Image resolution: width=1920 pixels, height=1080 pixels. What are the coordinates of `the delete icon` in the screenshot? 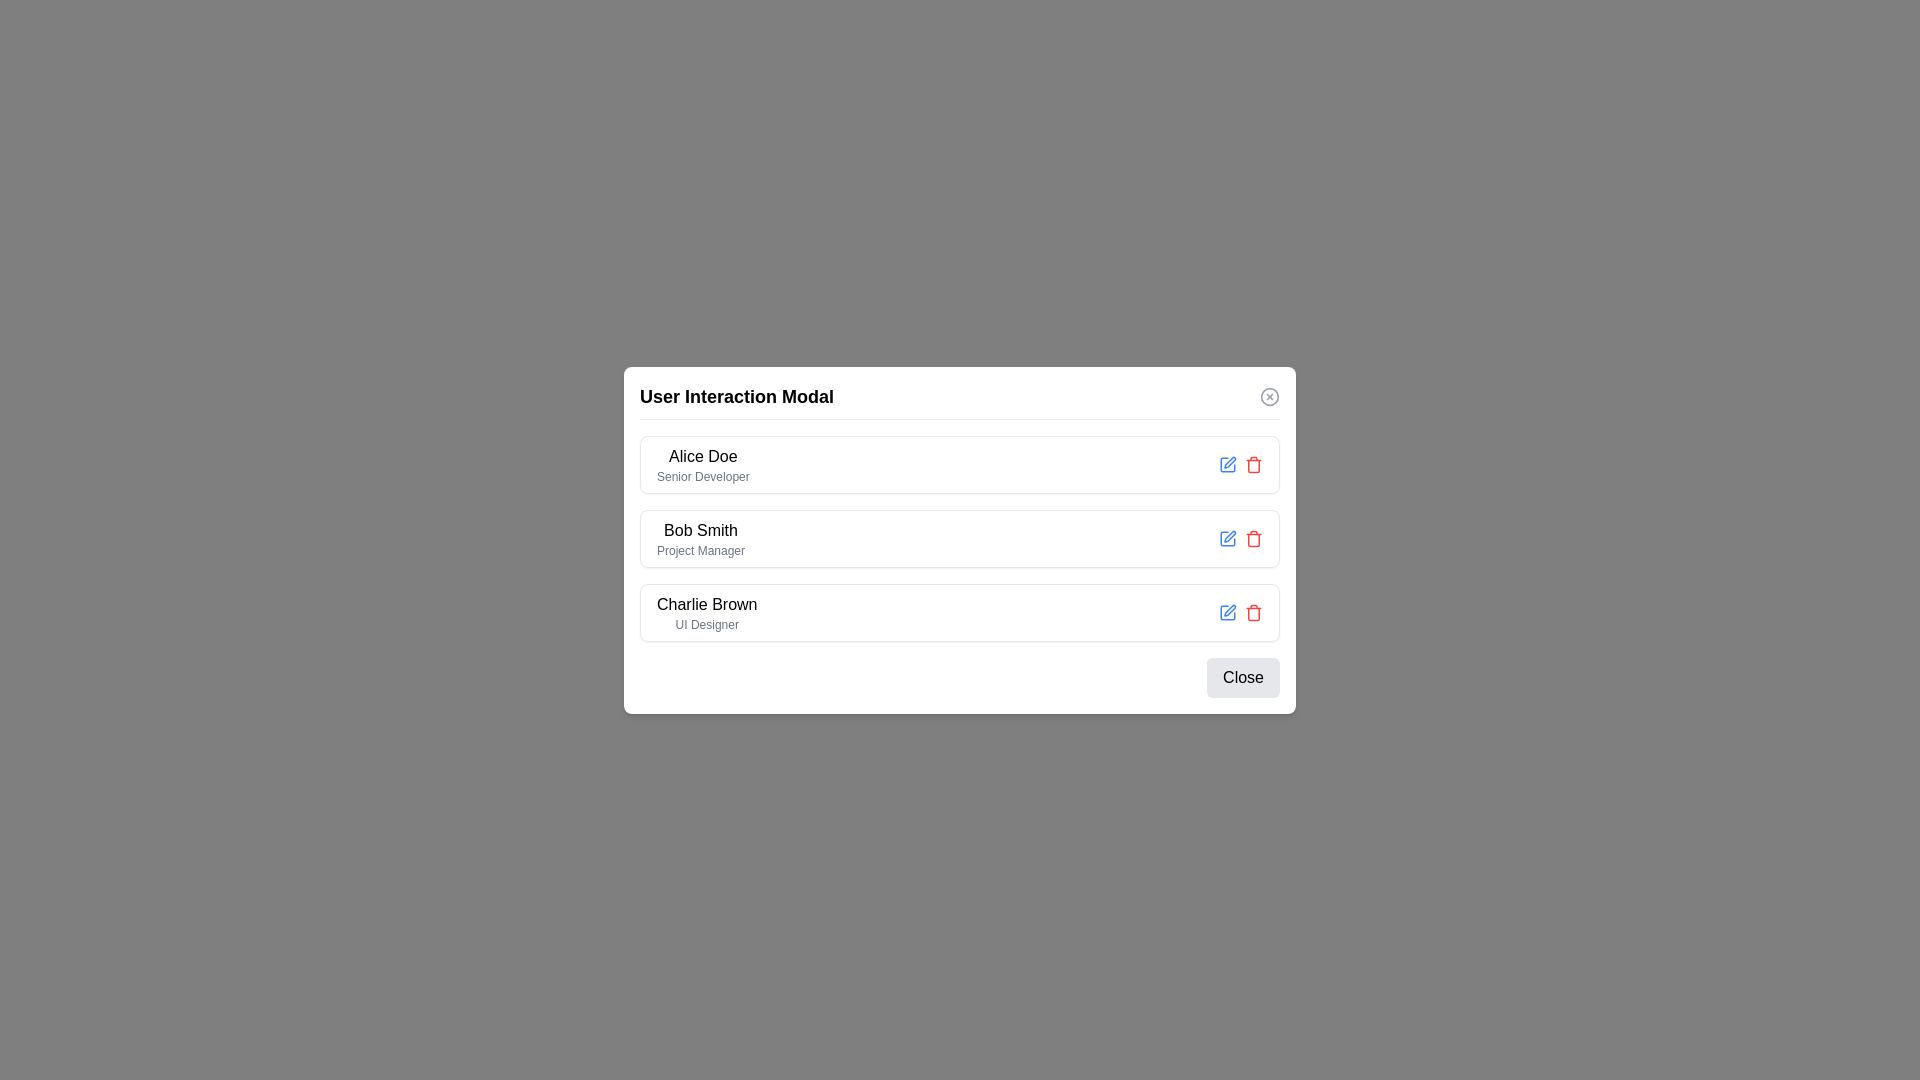 It's located at (1252, 536).